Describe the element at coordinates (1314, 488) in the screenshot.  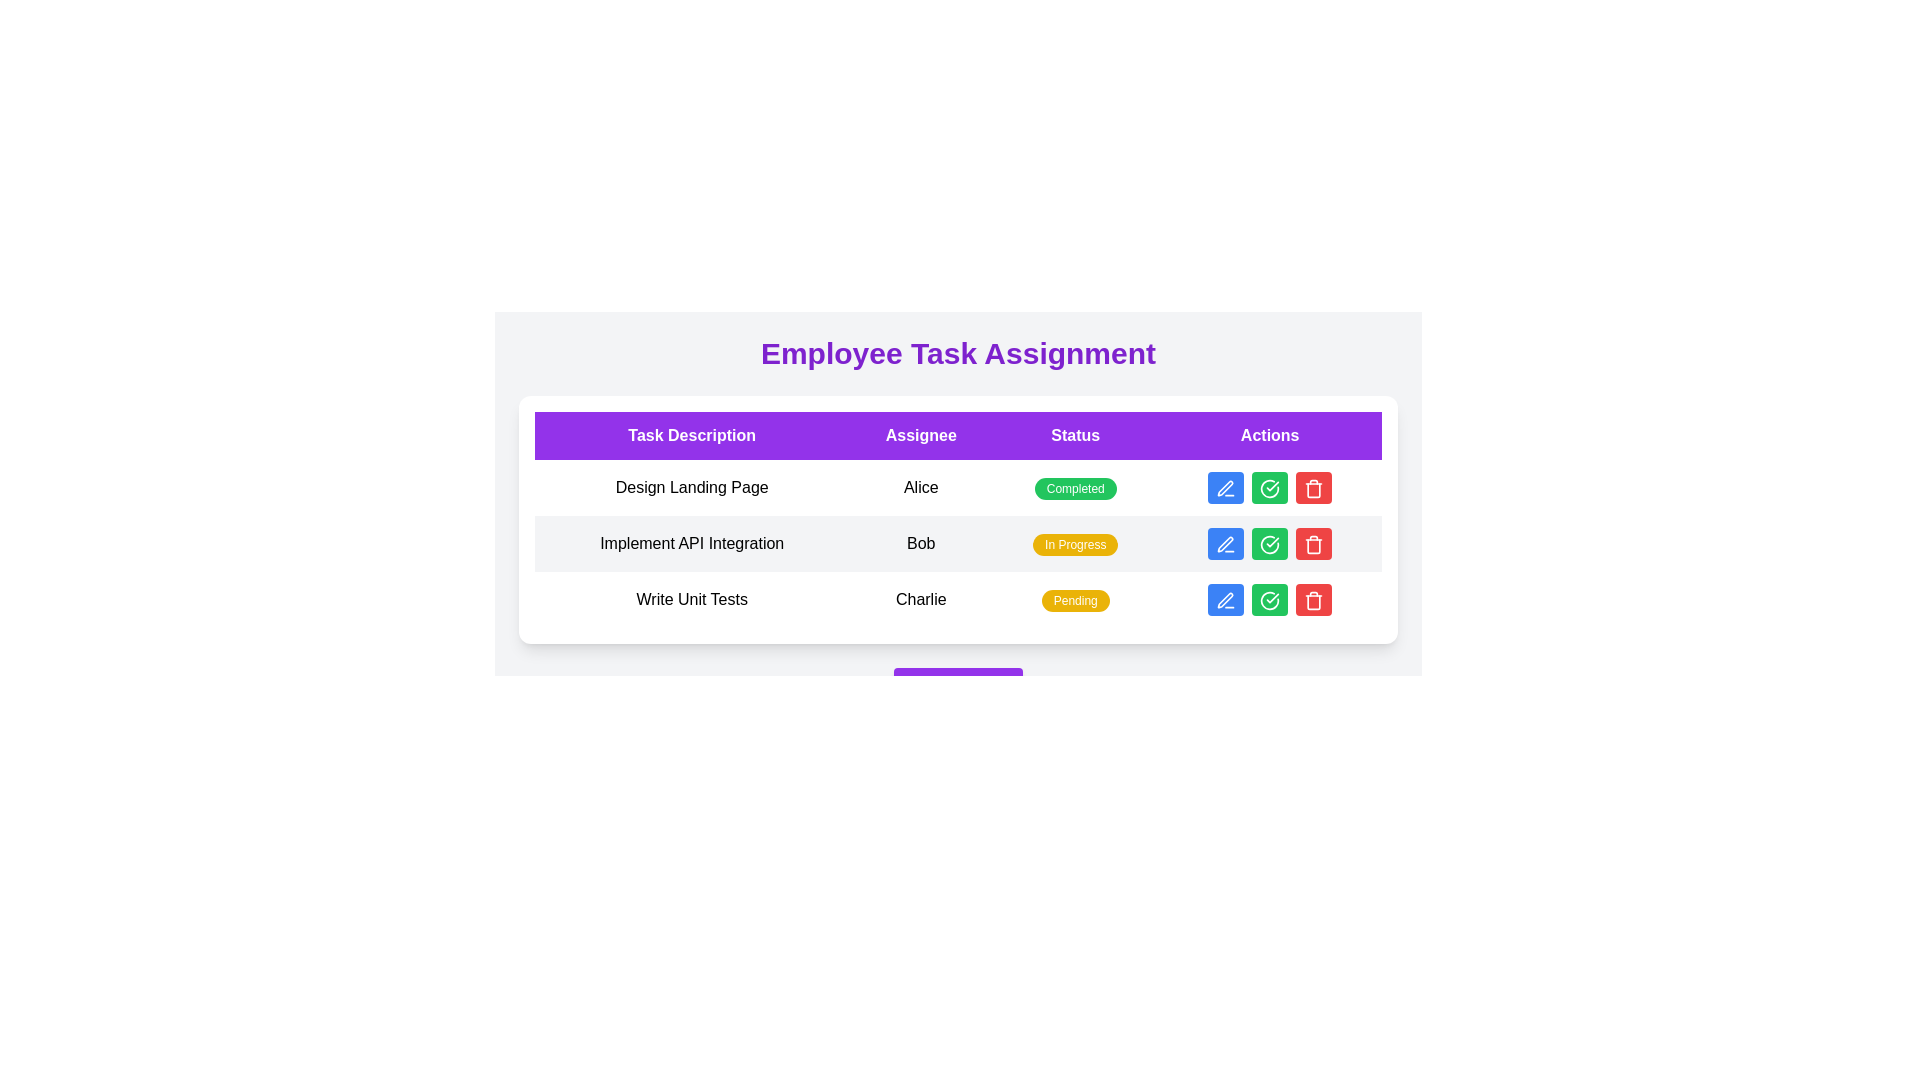
I see `the delete button in the third row of the Actions column` at that location.